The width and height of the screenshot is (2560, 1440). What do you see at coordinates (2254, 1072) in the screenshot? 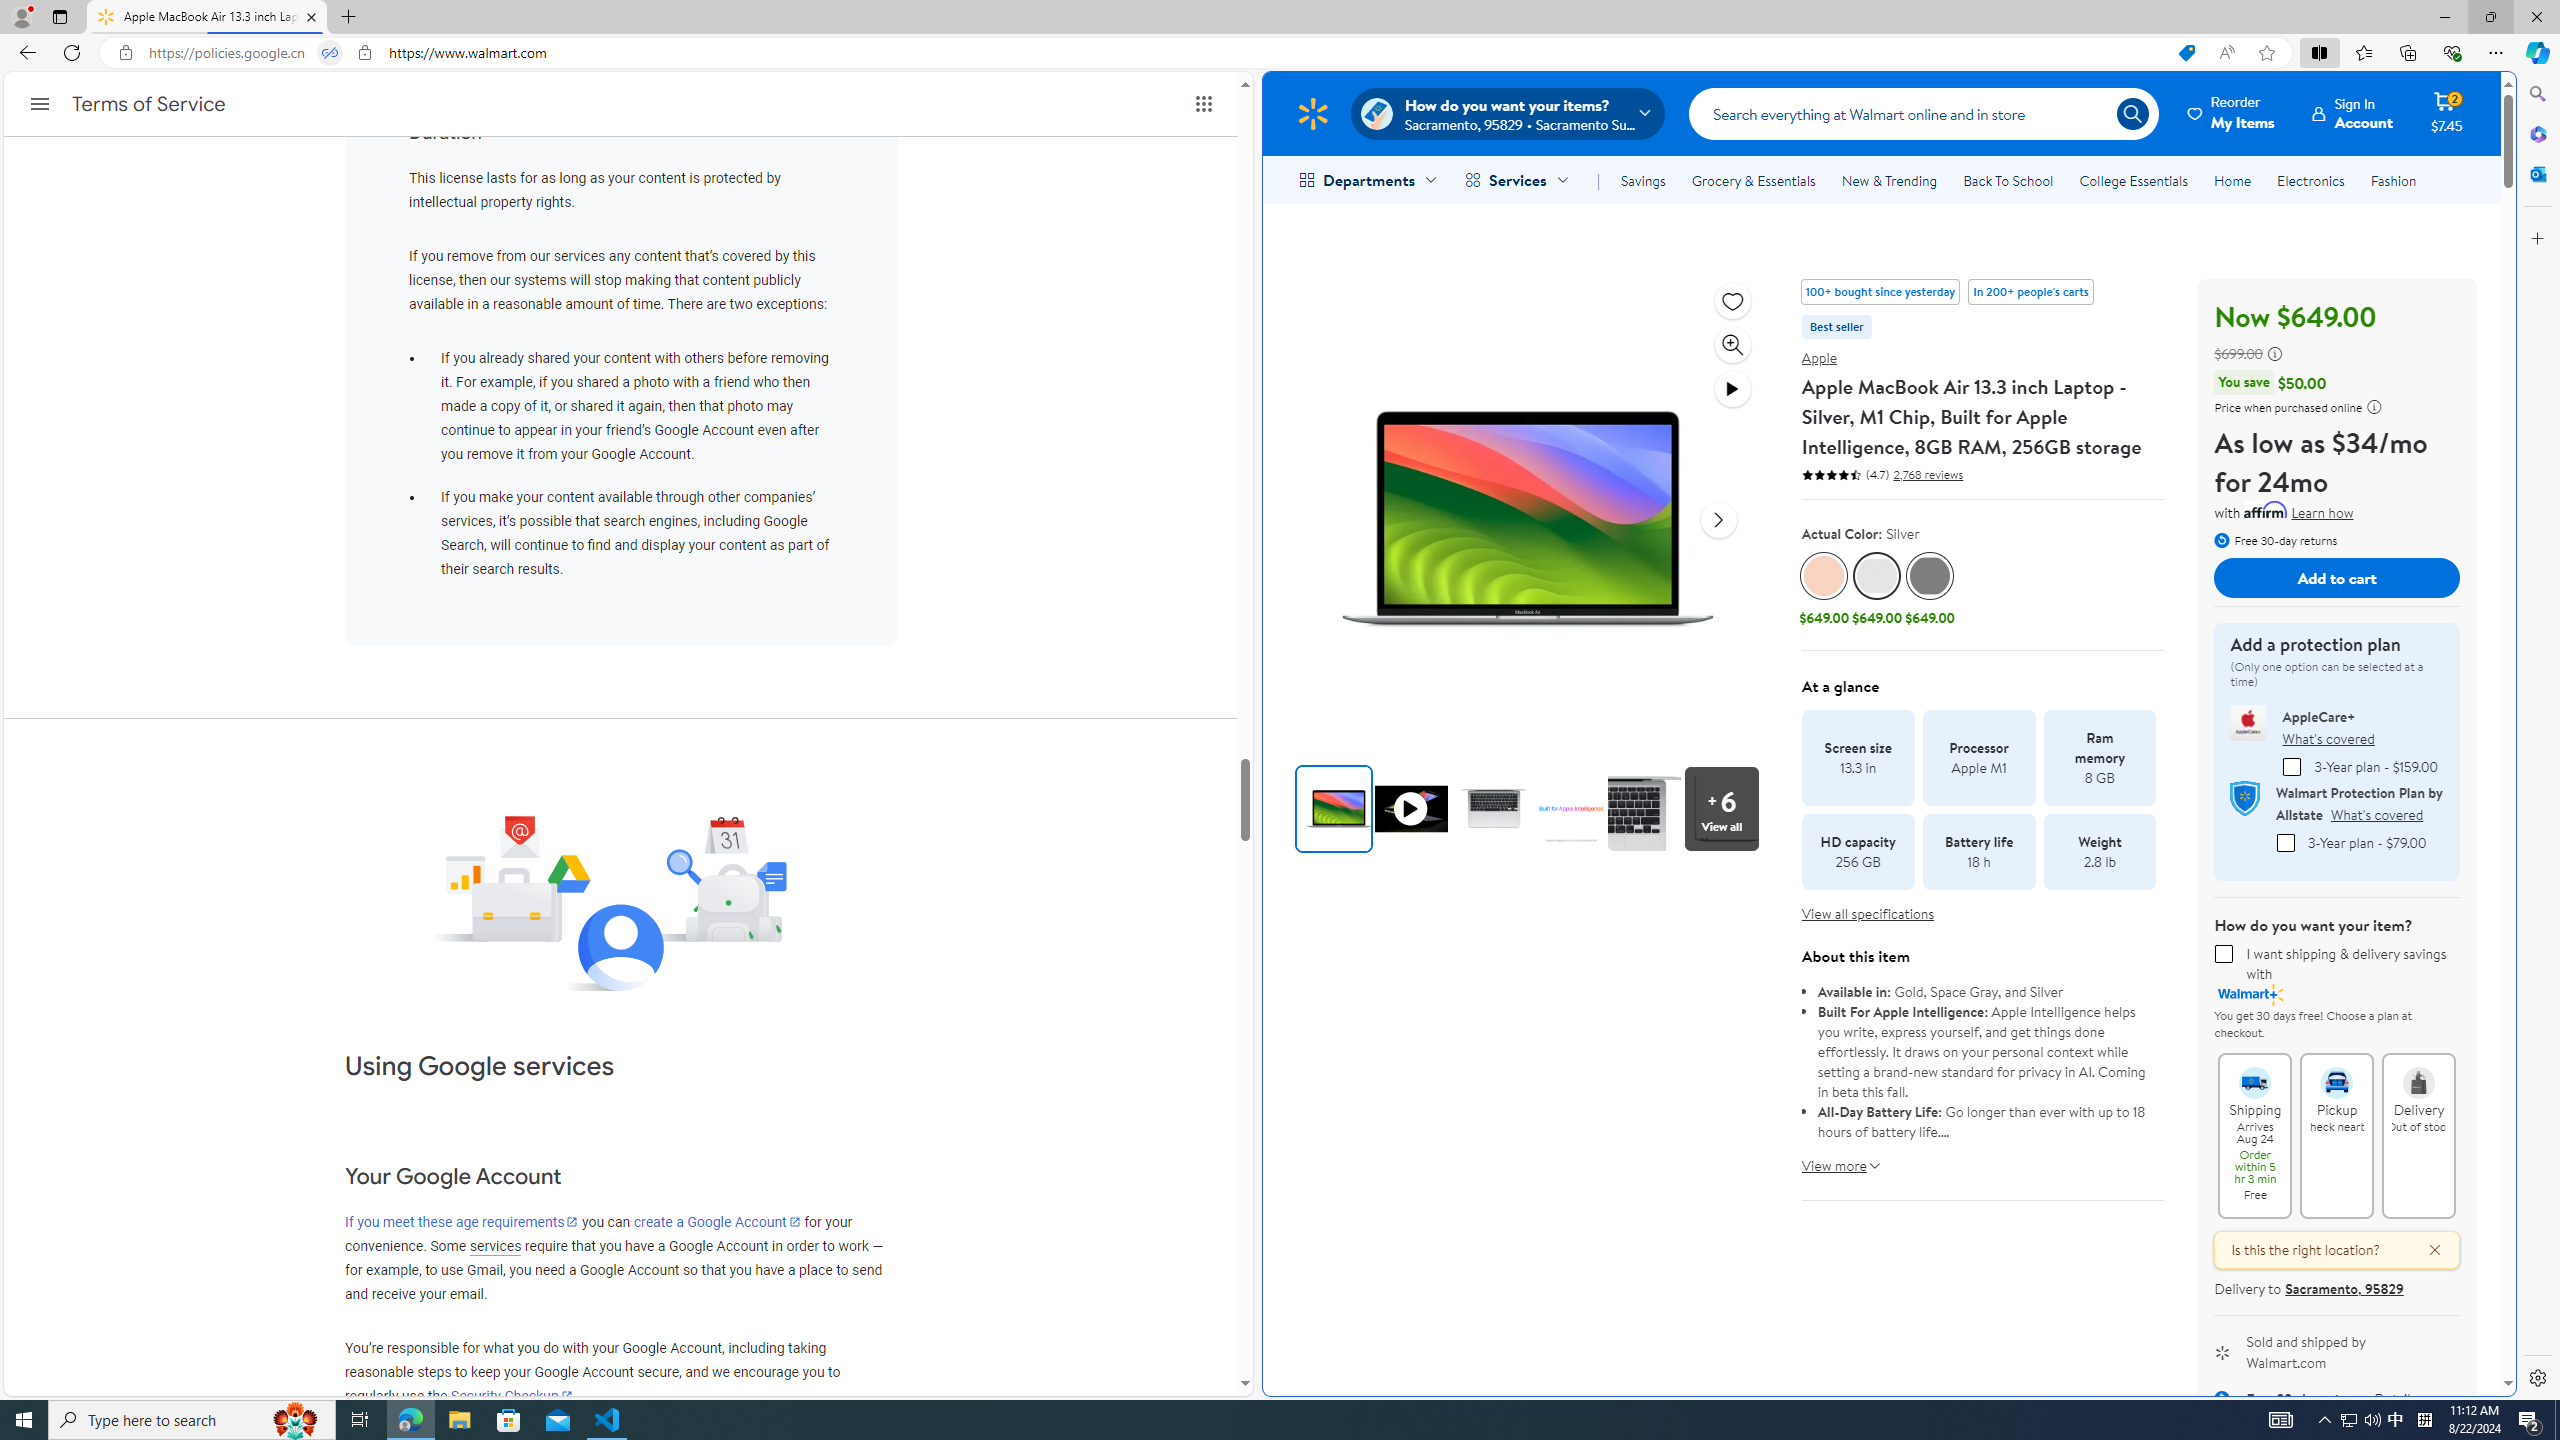
I see `'Shipping Arrives Aug 24 Order within 5 hr 3 min Free'` at bounding box center [2254, 1072].